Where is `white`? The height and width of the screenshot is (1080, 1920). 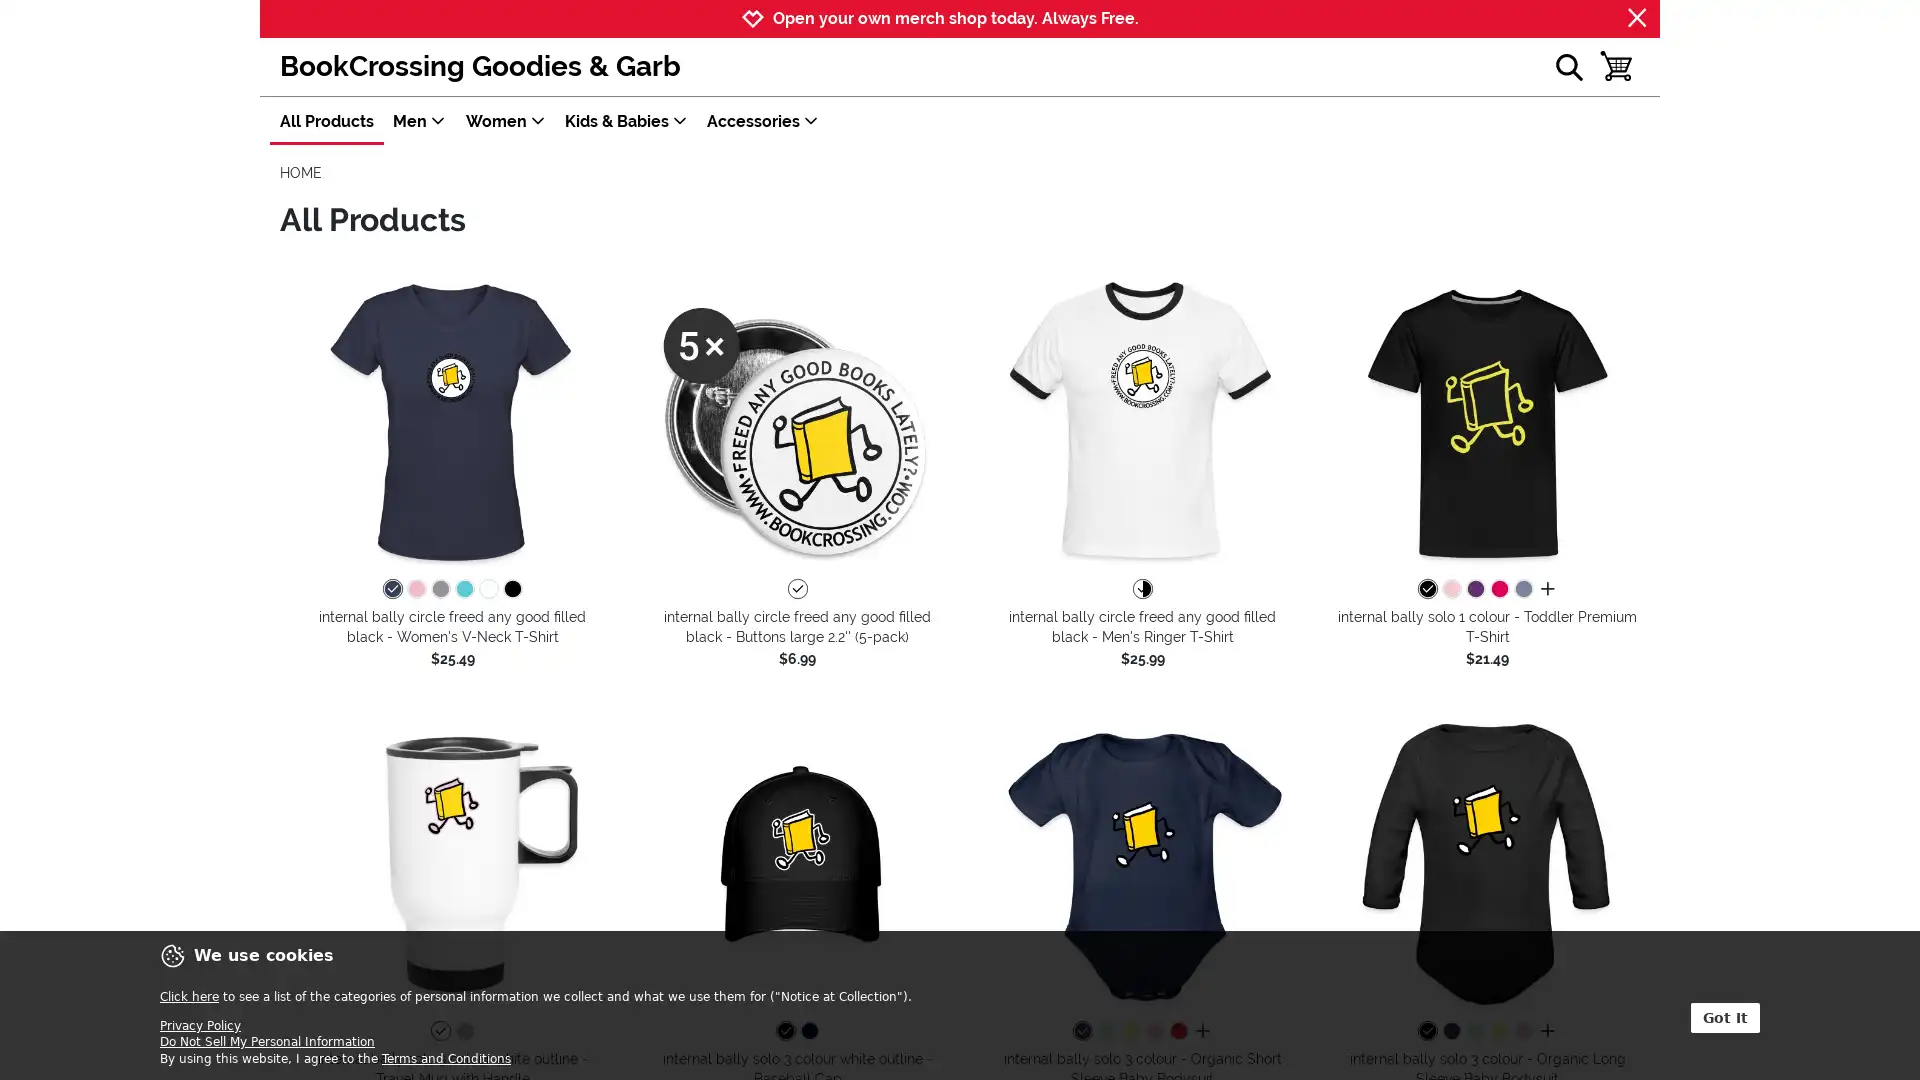 white is located at coordinates (439, 1032).